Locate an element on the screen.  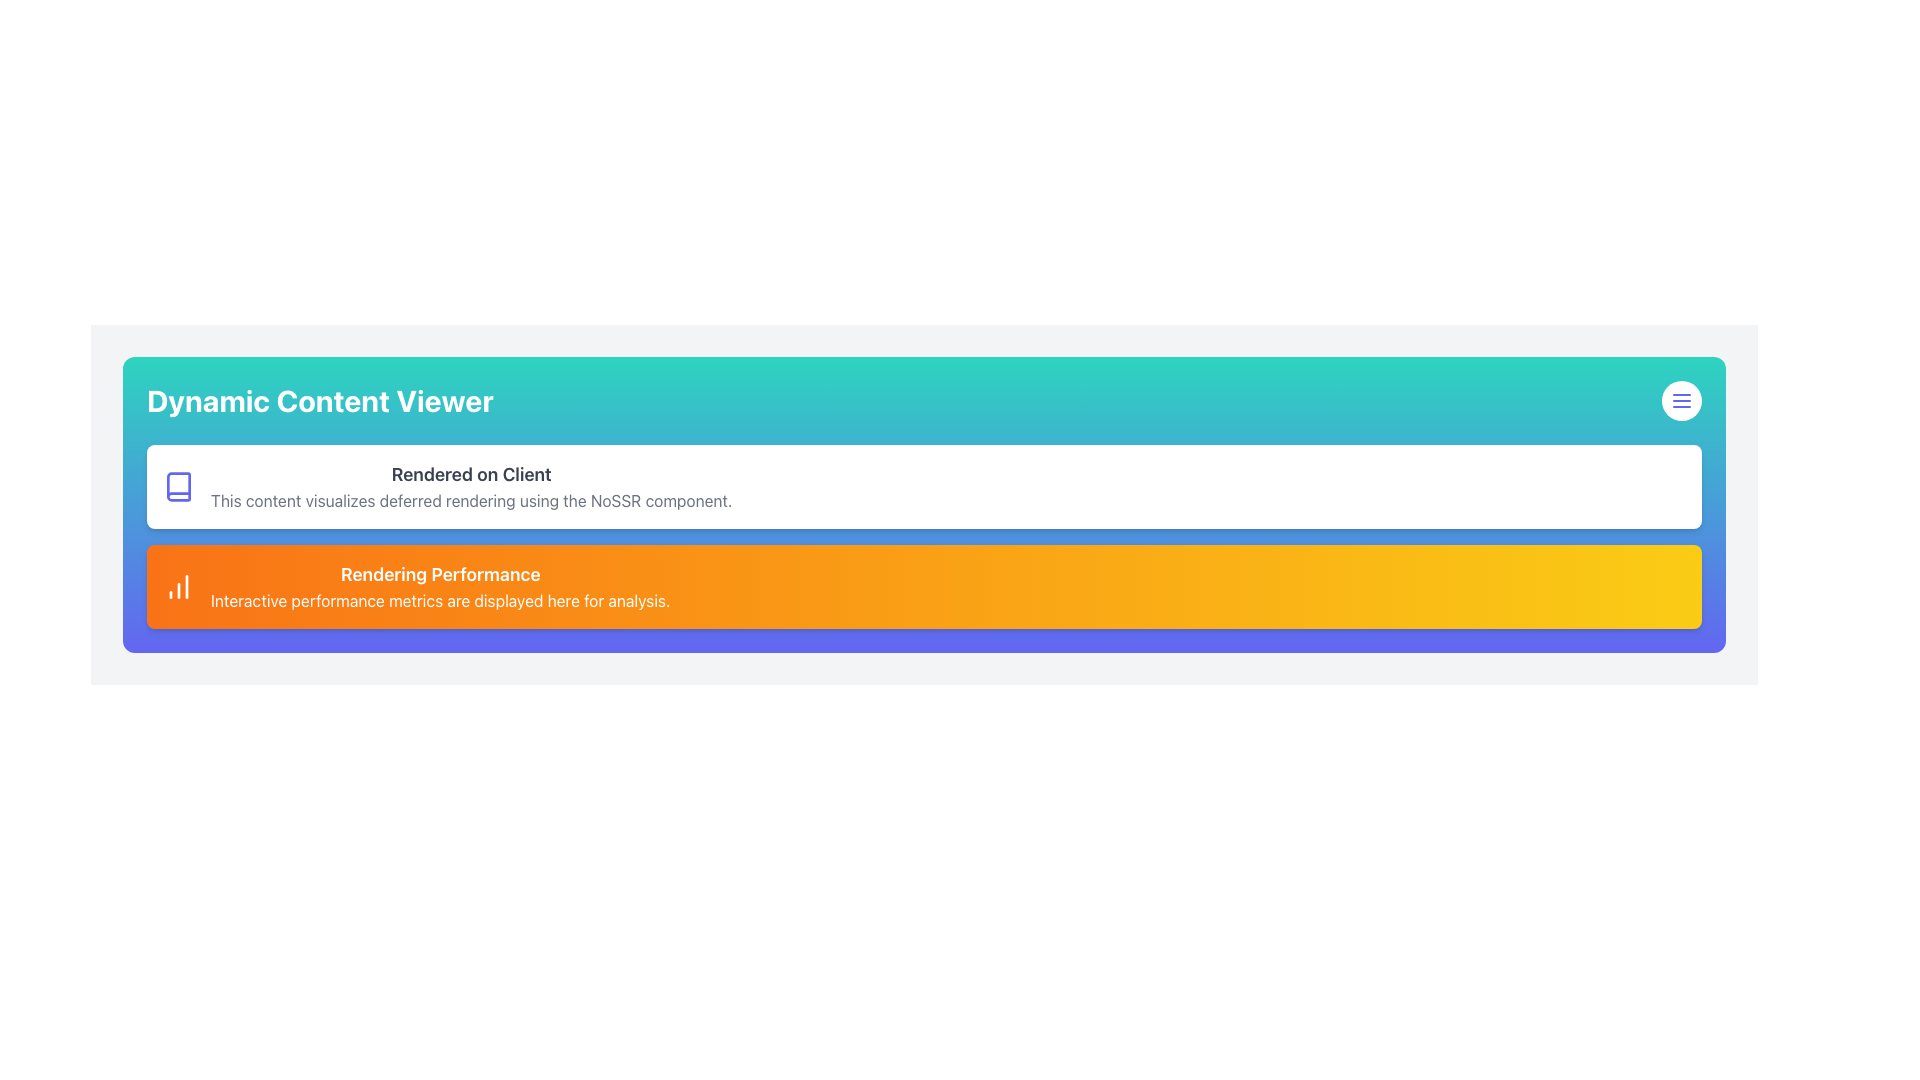
the text field displaying 'Interactive performance metrics are displayed here for analysis.' which is located under the 'Rendering Performance' section and has an orange background is located at coordinates (439, 600).